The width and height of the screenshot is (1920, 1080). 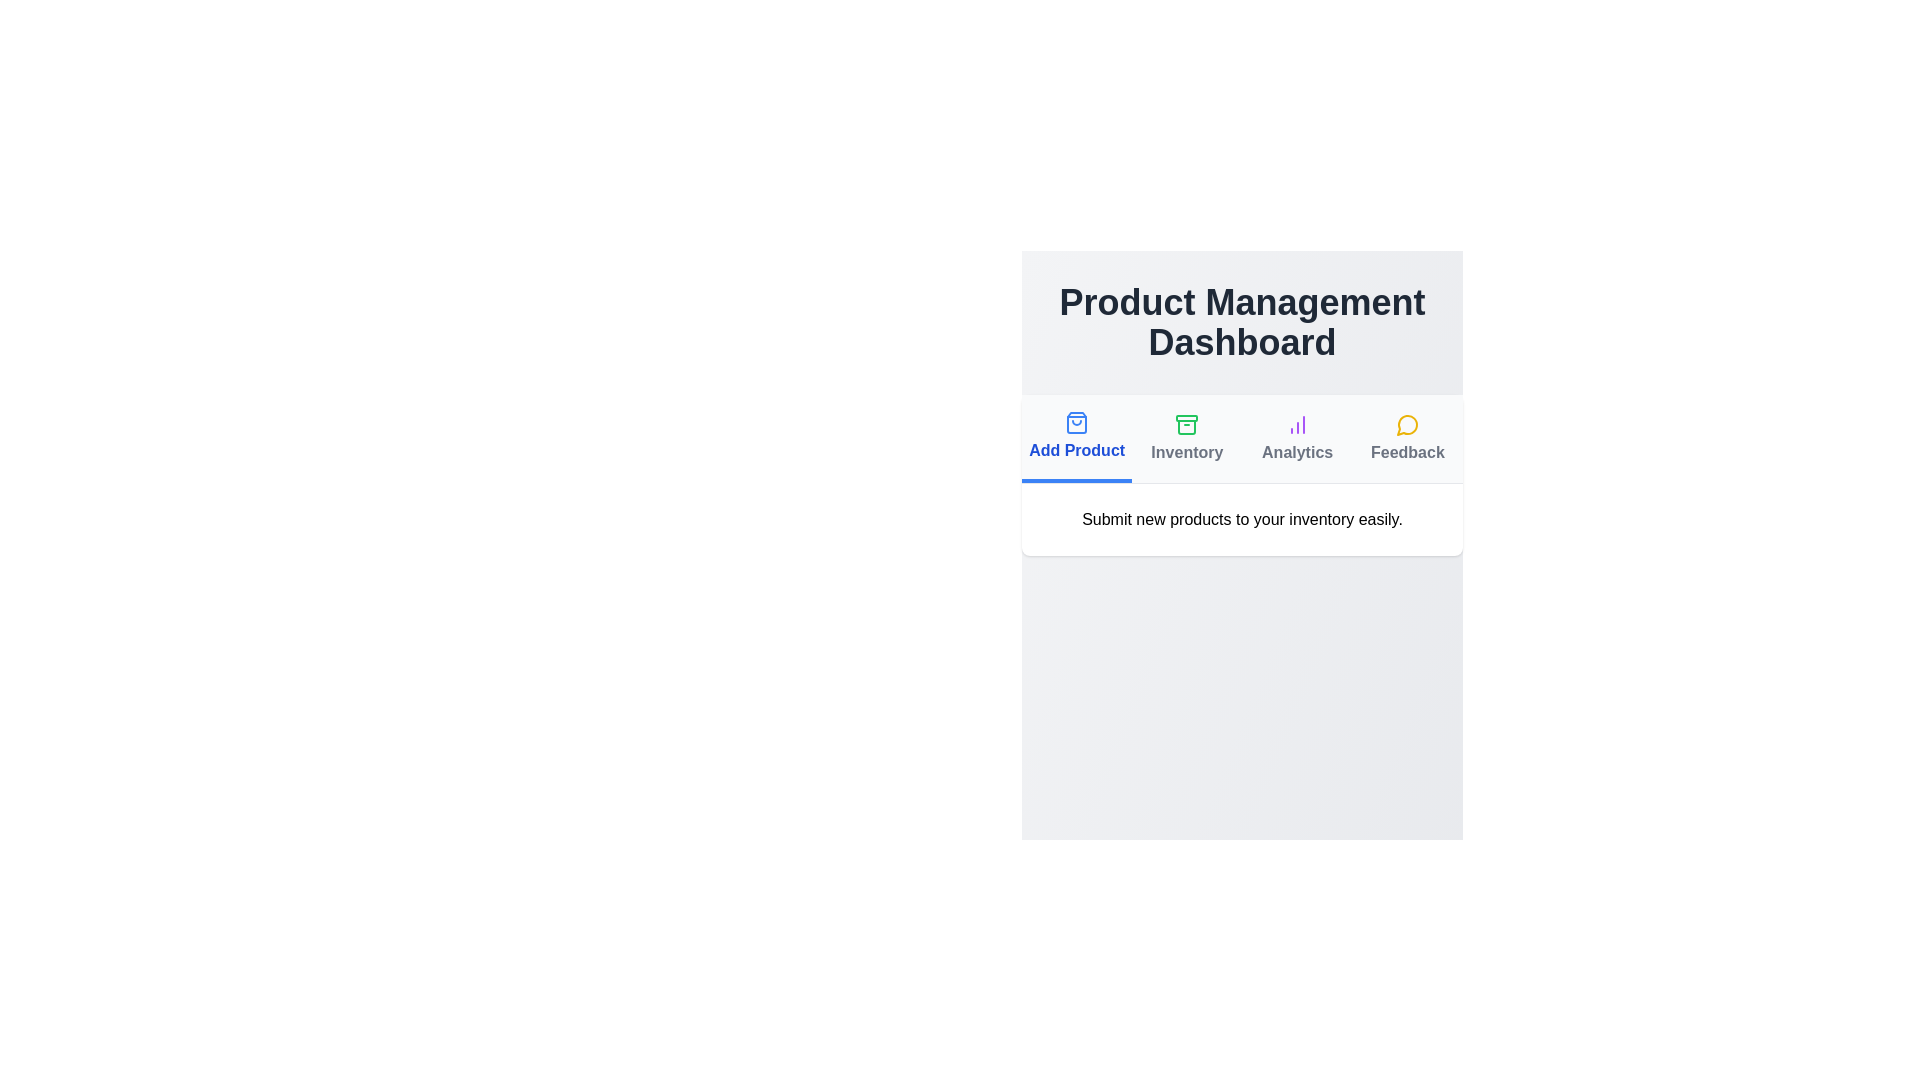 I want to click on the inventory/storage icon, which is the second icon, so click(x=1187, y=426).